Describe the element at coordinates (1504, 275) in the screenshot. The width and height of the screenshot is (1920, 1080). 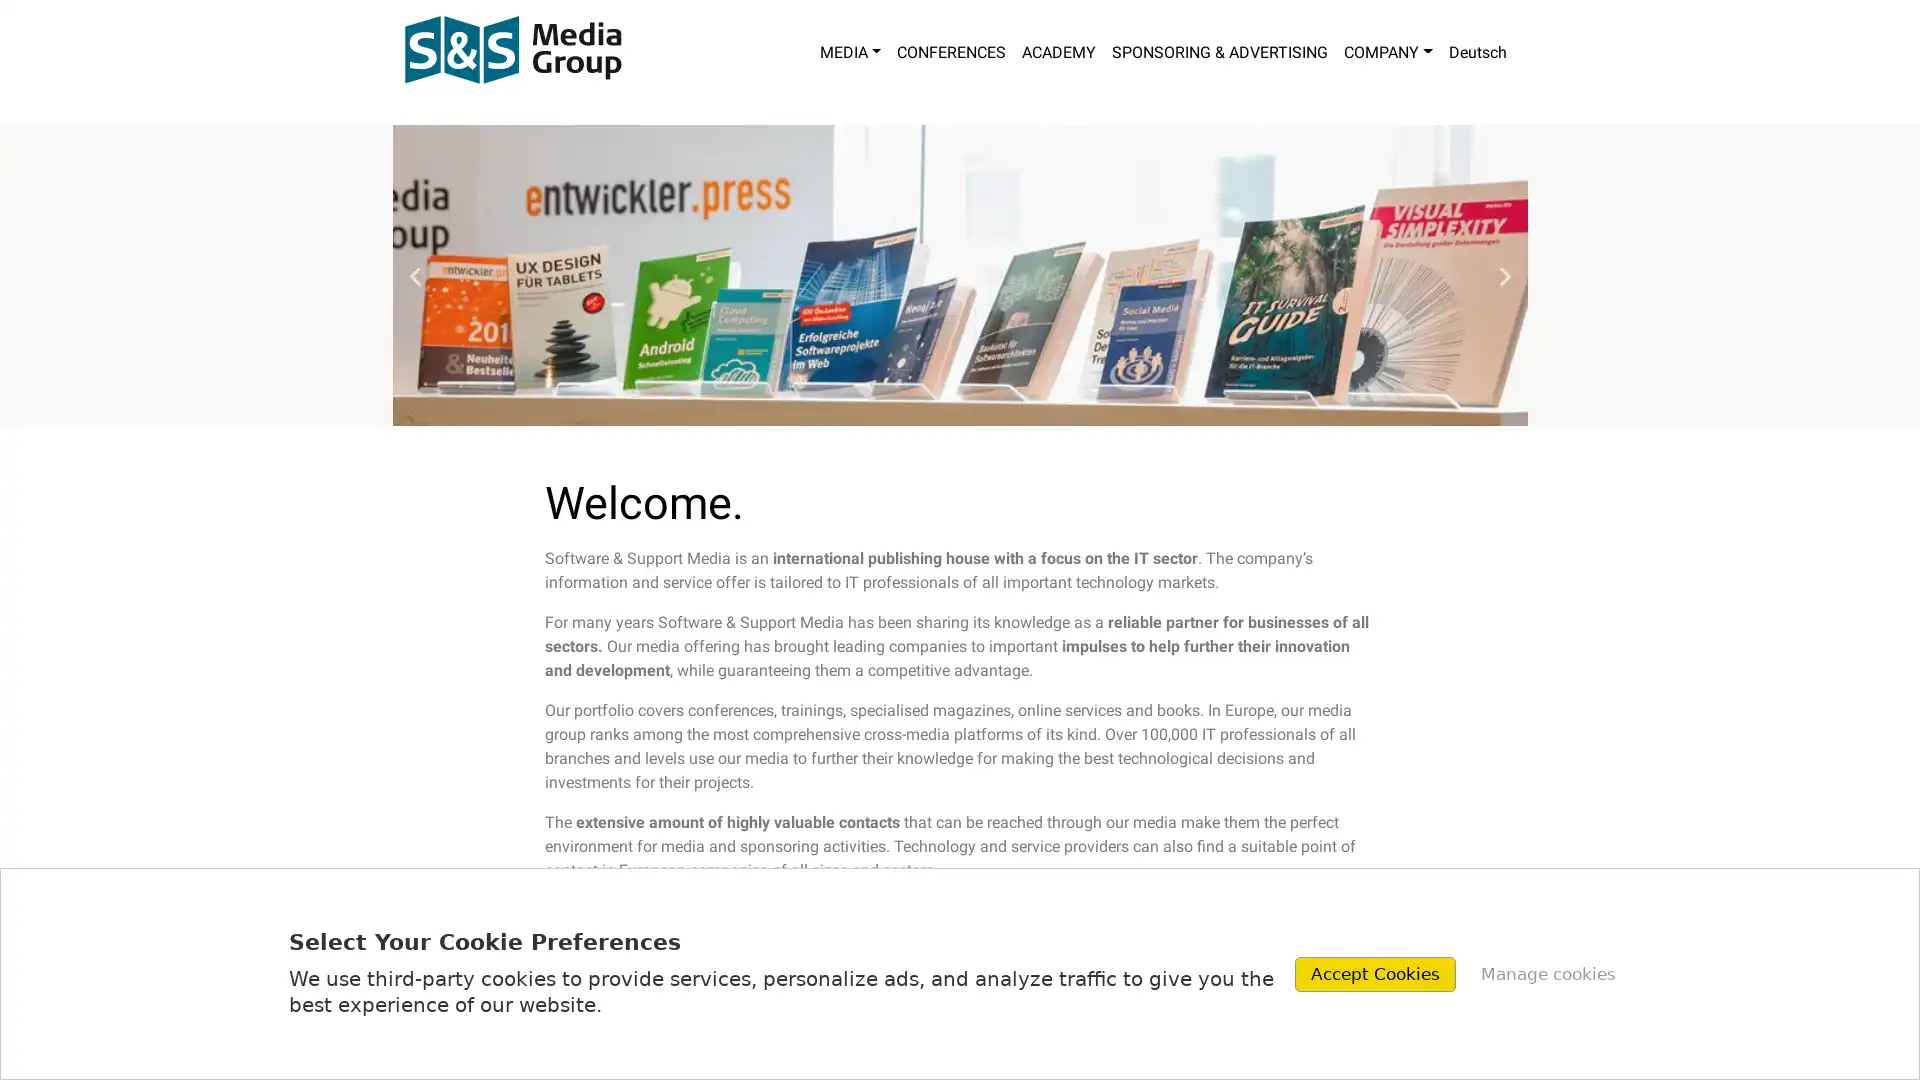
I see `Next slide` at that location.